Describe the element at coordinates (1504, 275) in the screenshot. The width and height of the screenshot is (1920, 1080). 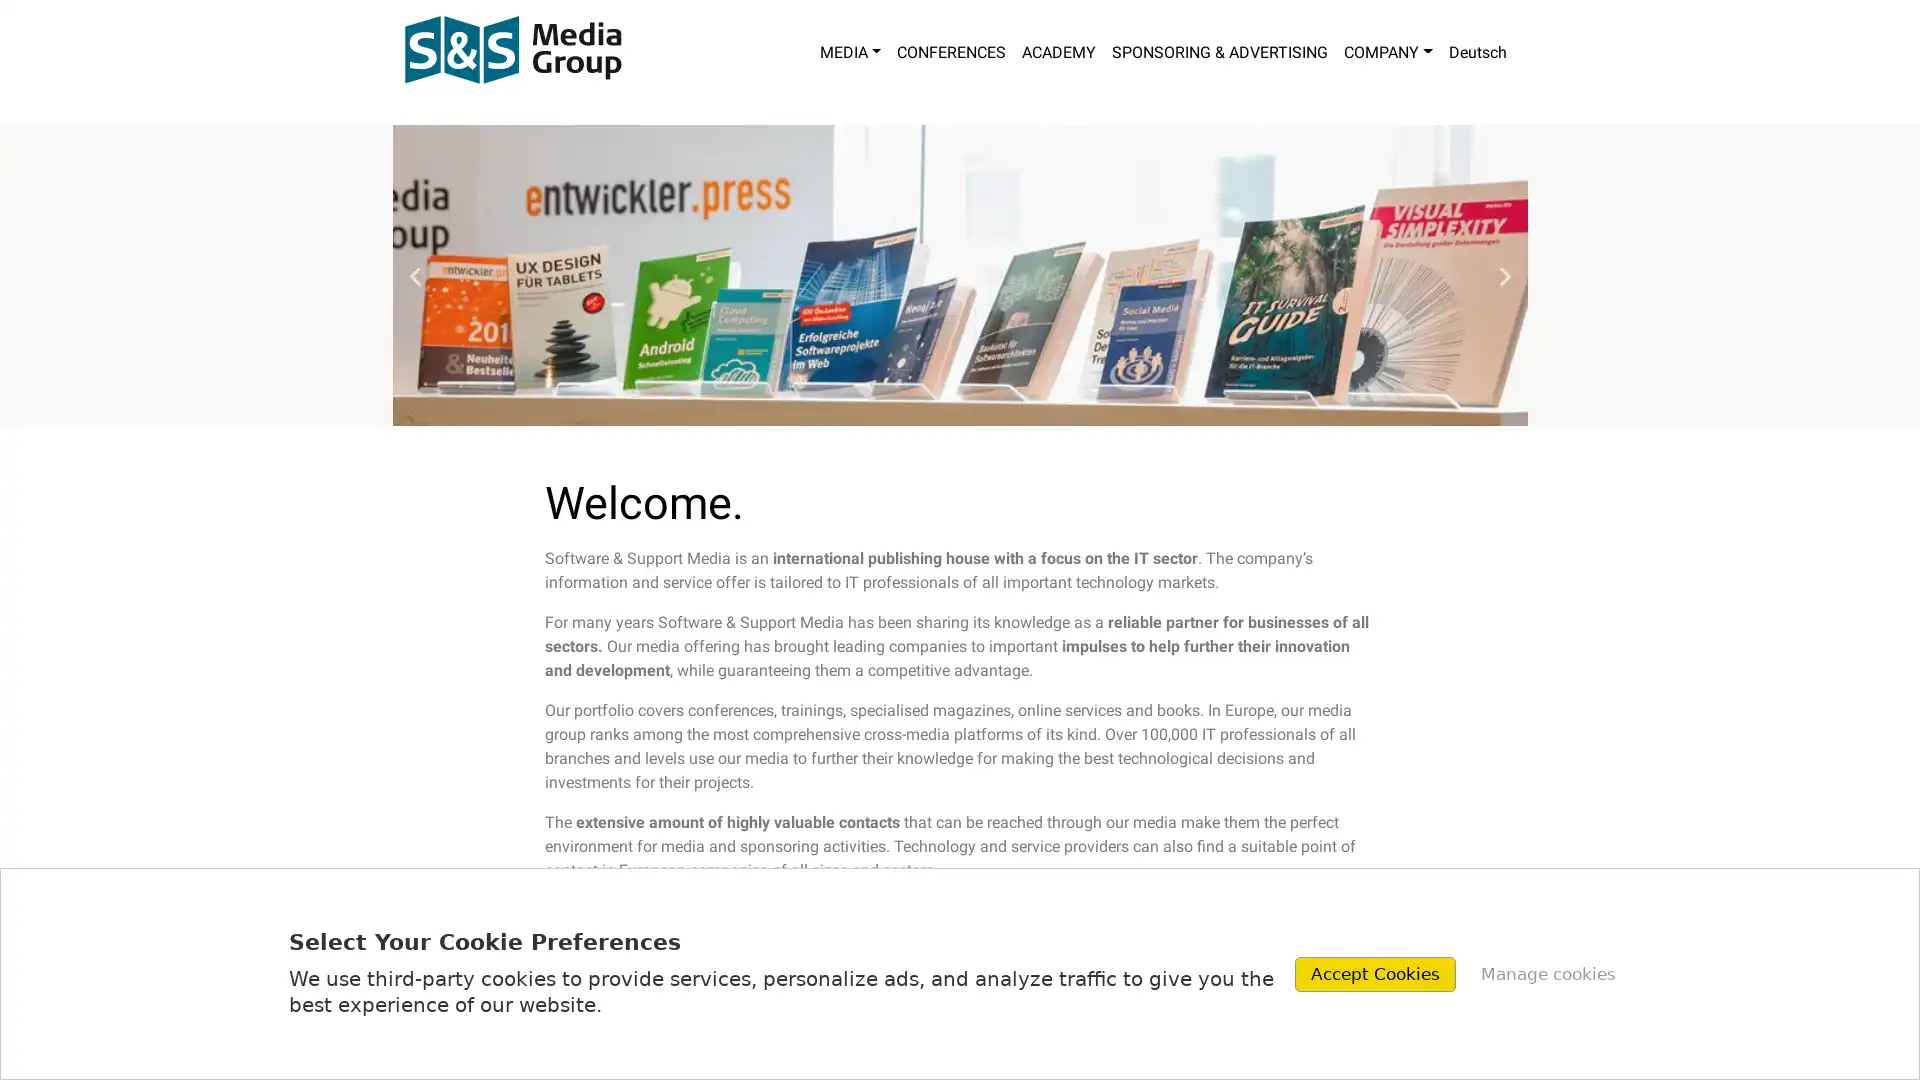
I see `Next slide` at that location.